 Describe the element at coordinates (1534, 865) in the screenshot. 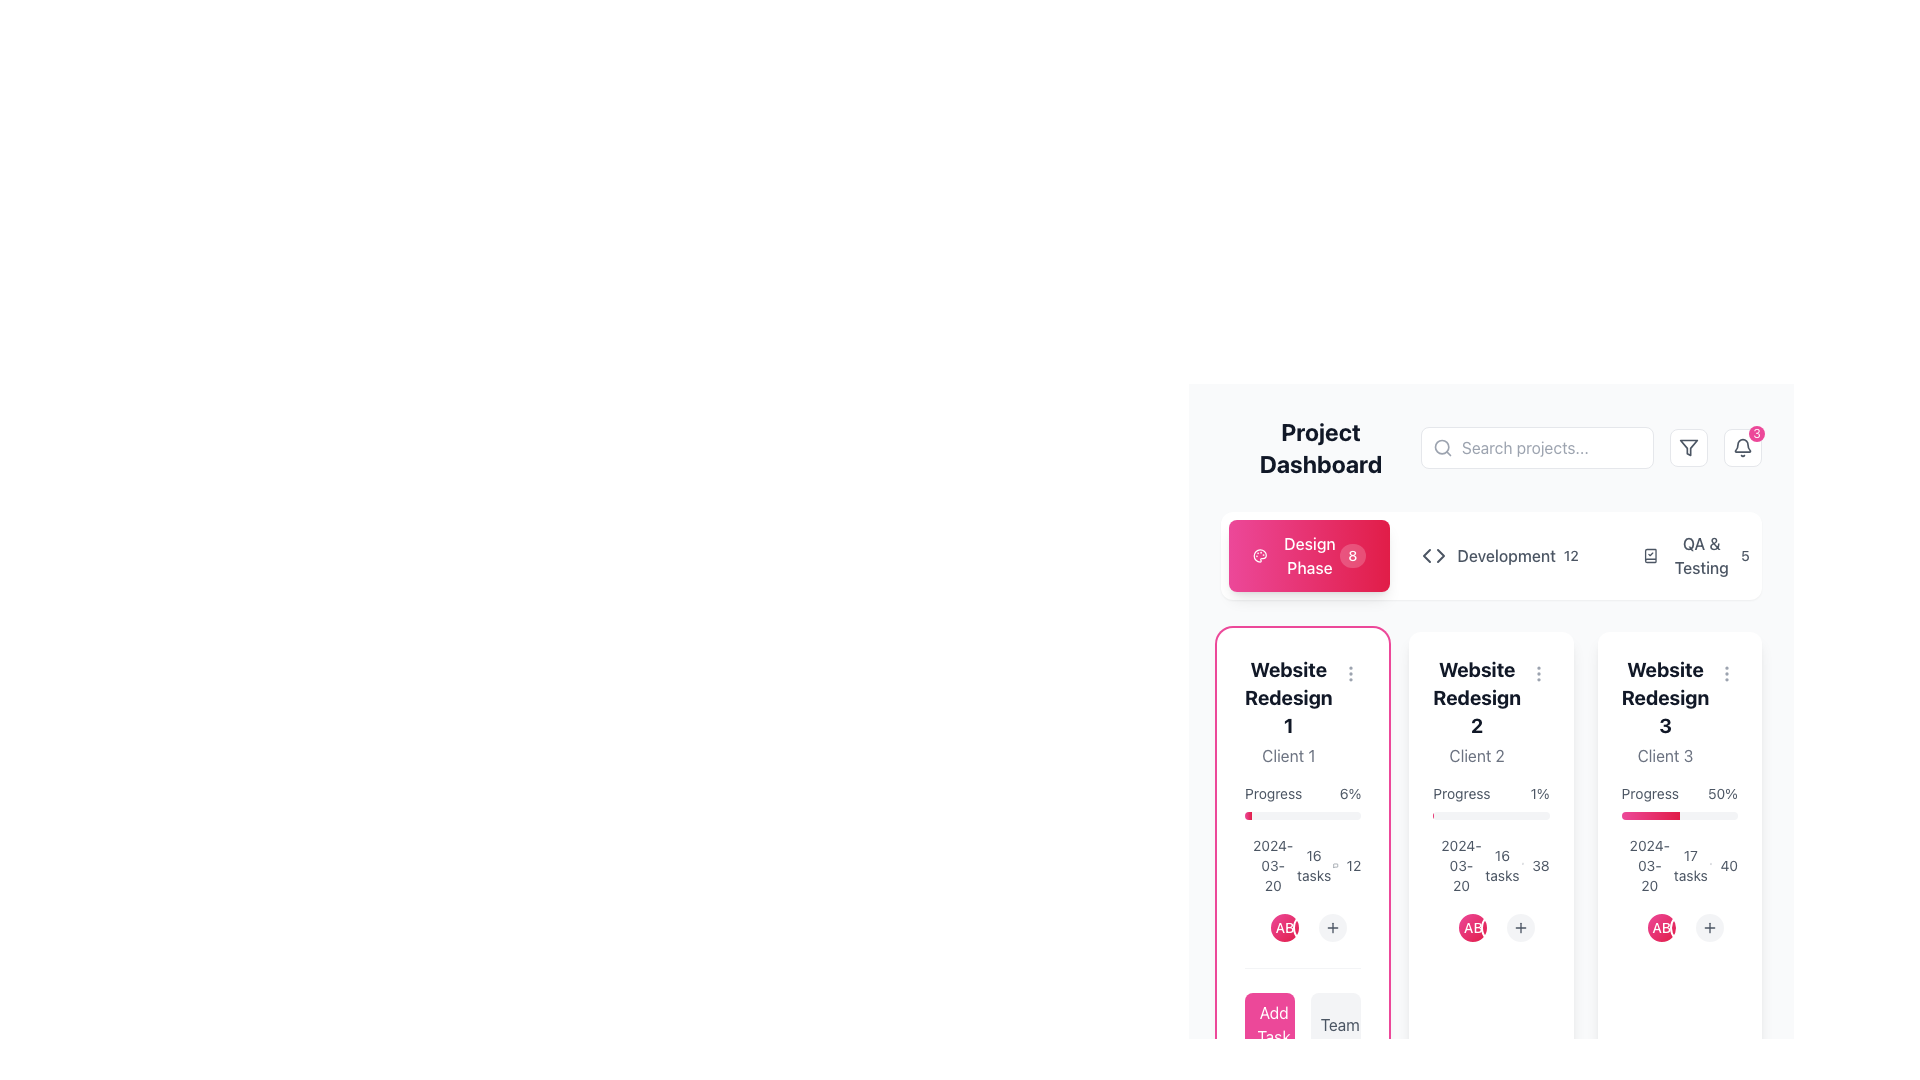

I see `the text label displaying the number of comments or messages associated with the 'Website Redesign 2' task, located in the third column of the grid layout, to the right of '16 tasks'` at that location.